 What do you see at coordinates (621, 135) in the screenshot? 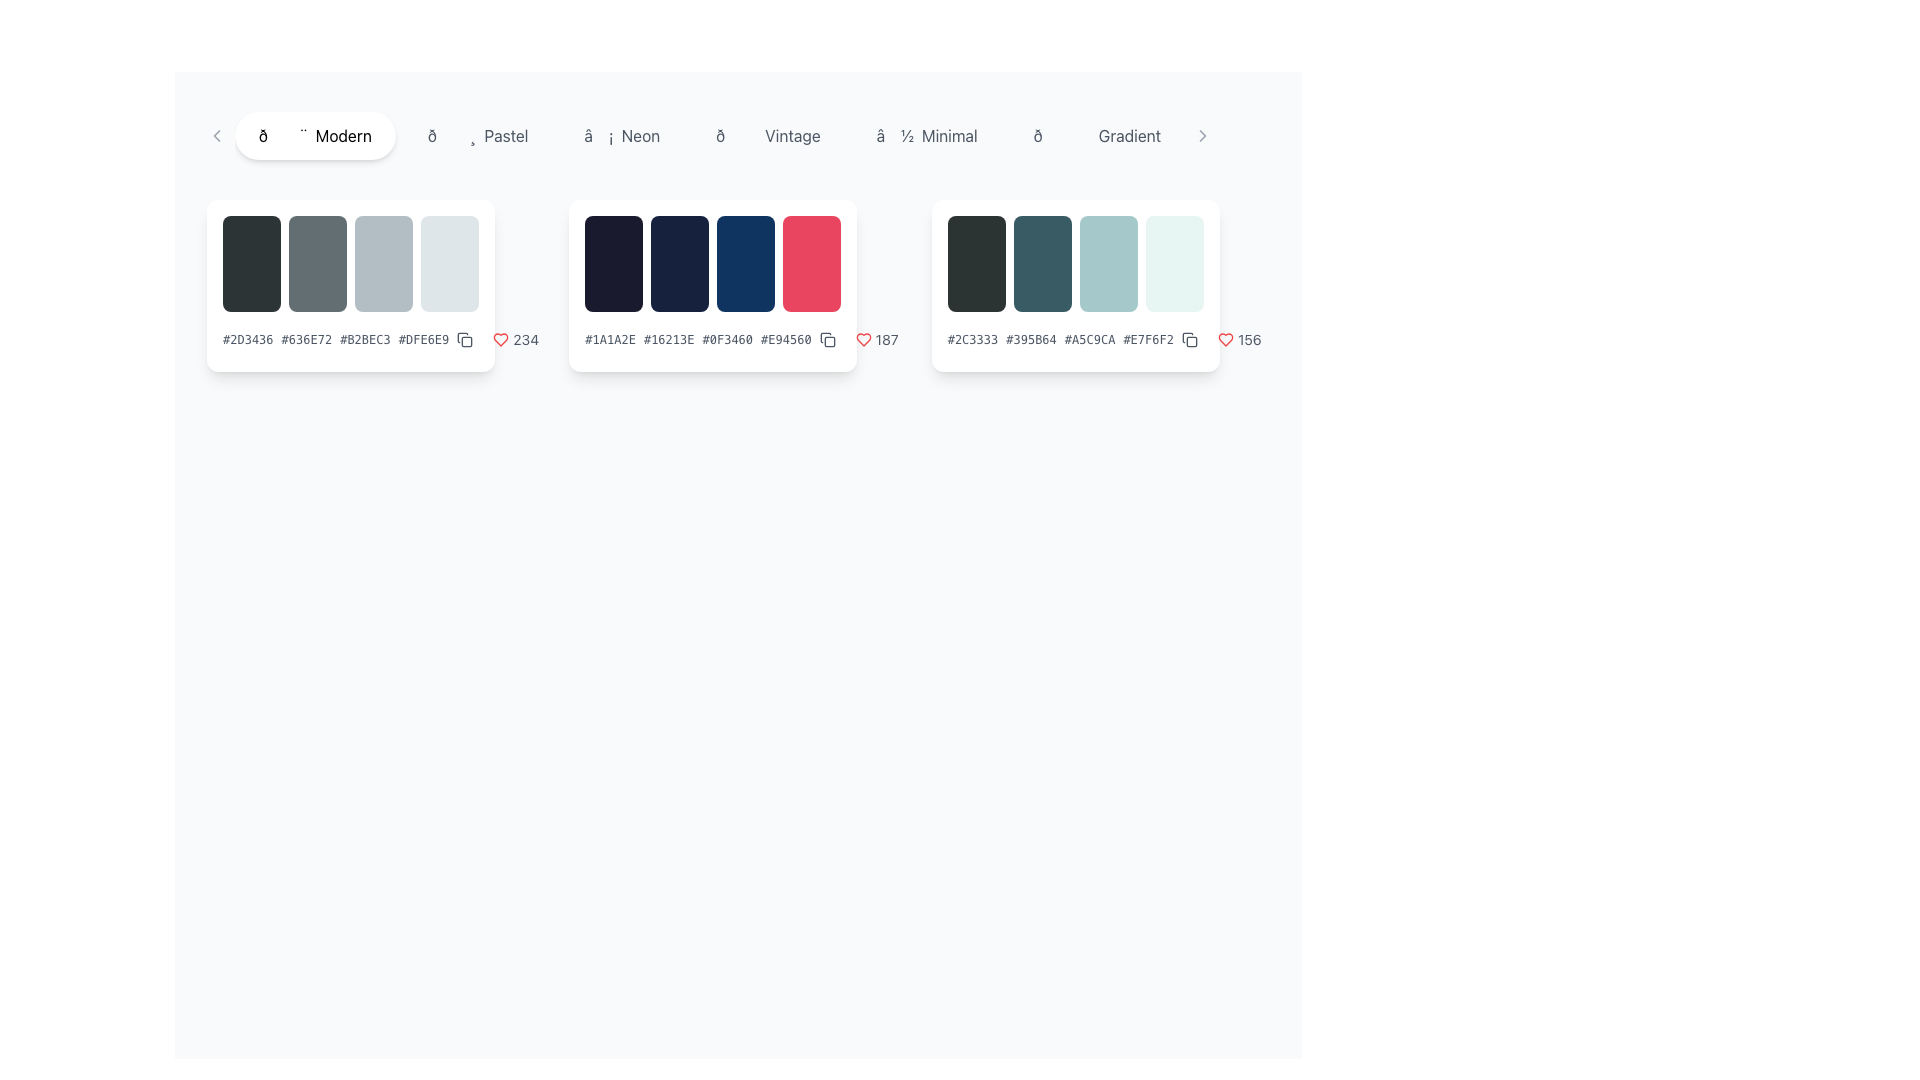
I see `the 'Neon' filter button, which is the third button in a horizontally scrollable group of buttons including 'Modern', 'Pastel', and 'Vintage'` at bounding box center [621, 135].